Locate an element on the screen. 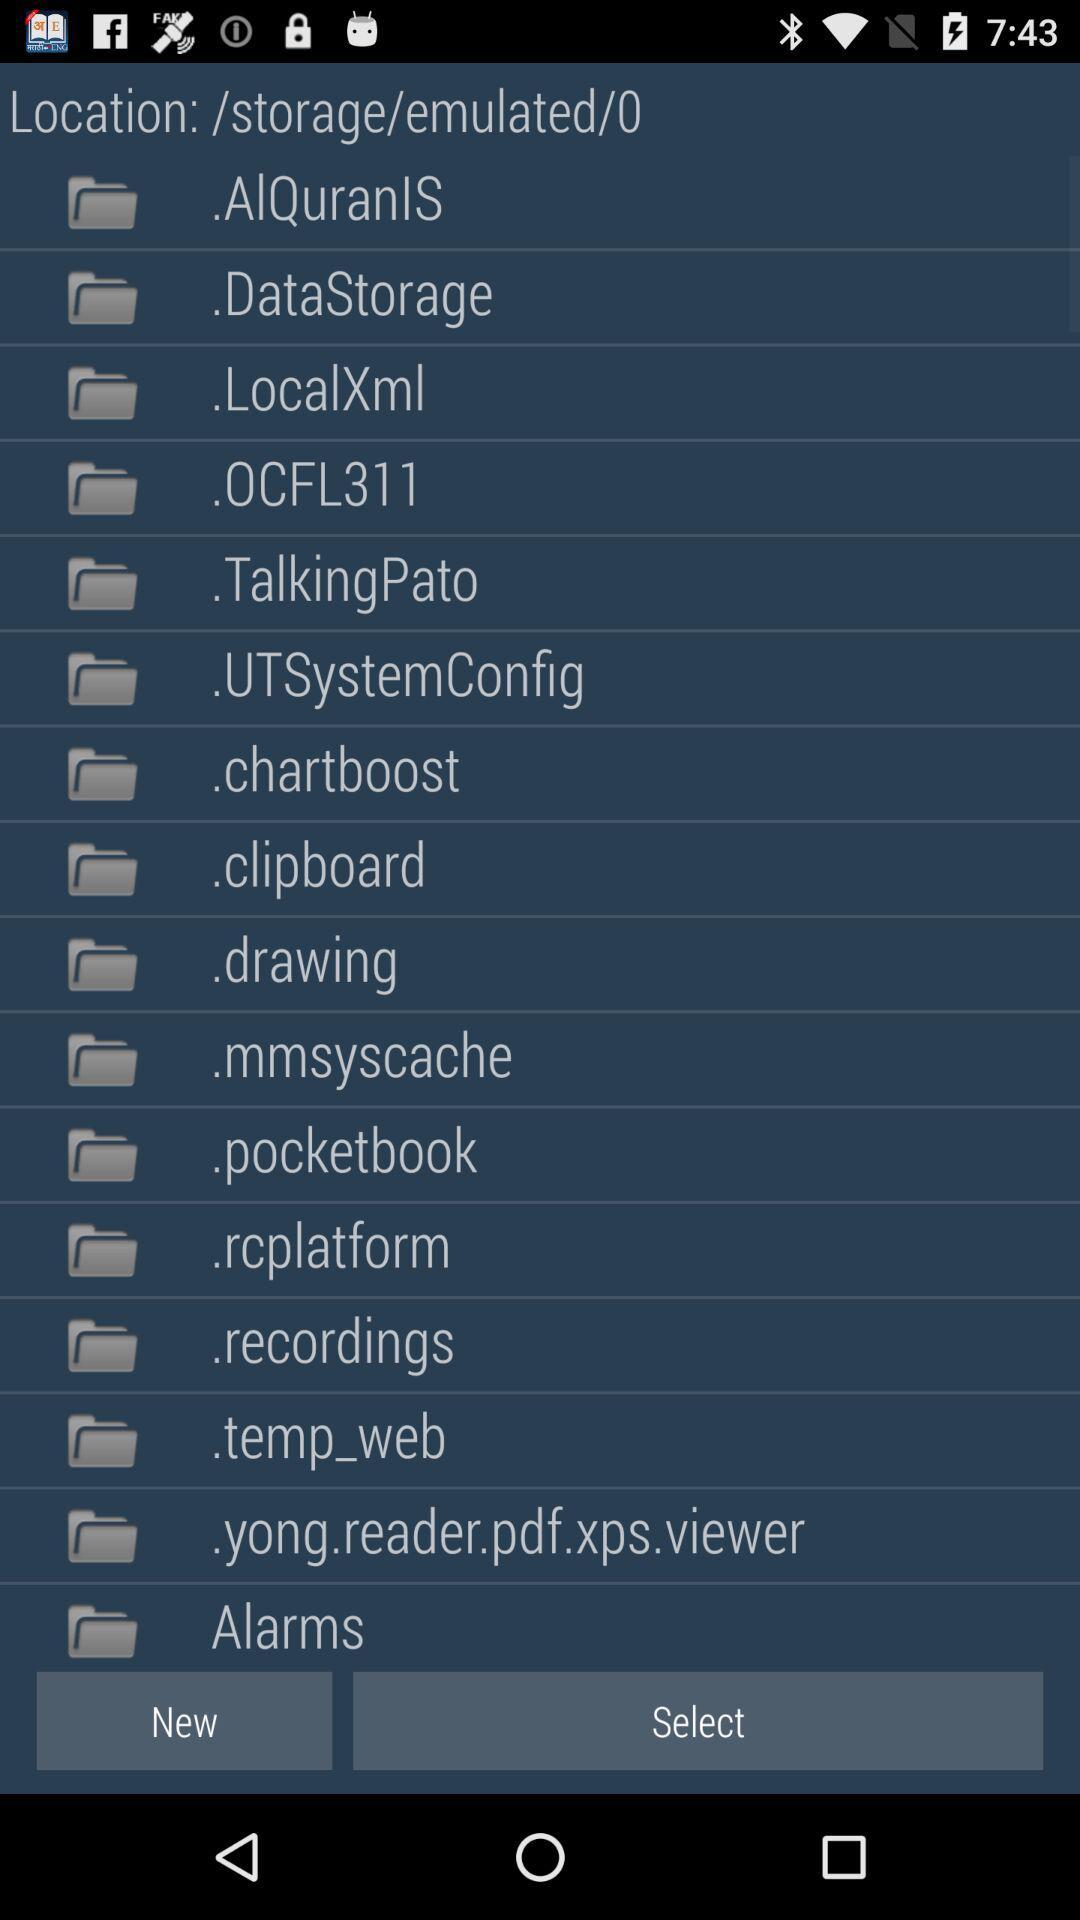 Image resolution: width=1080 pixels, height=1920 pixels. app below the location storage emulated icon is located at coordinates (326, 202).